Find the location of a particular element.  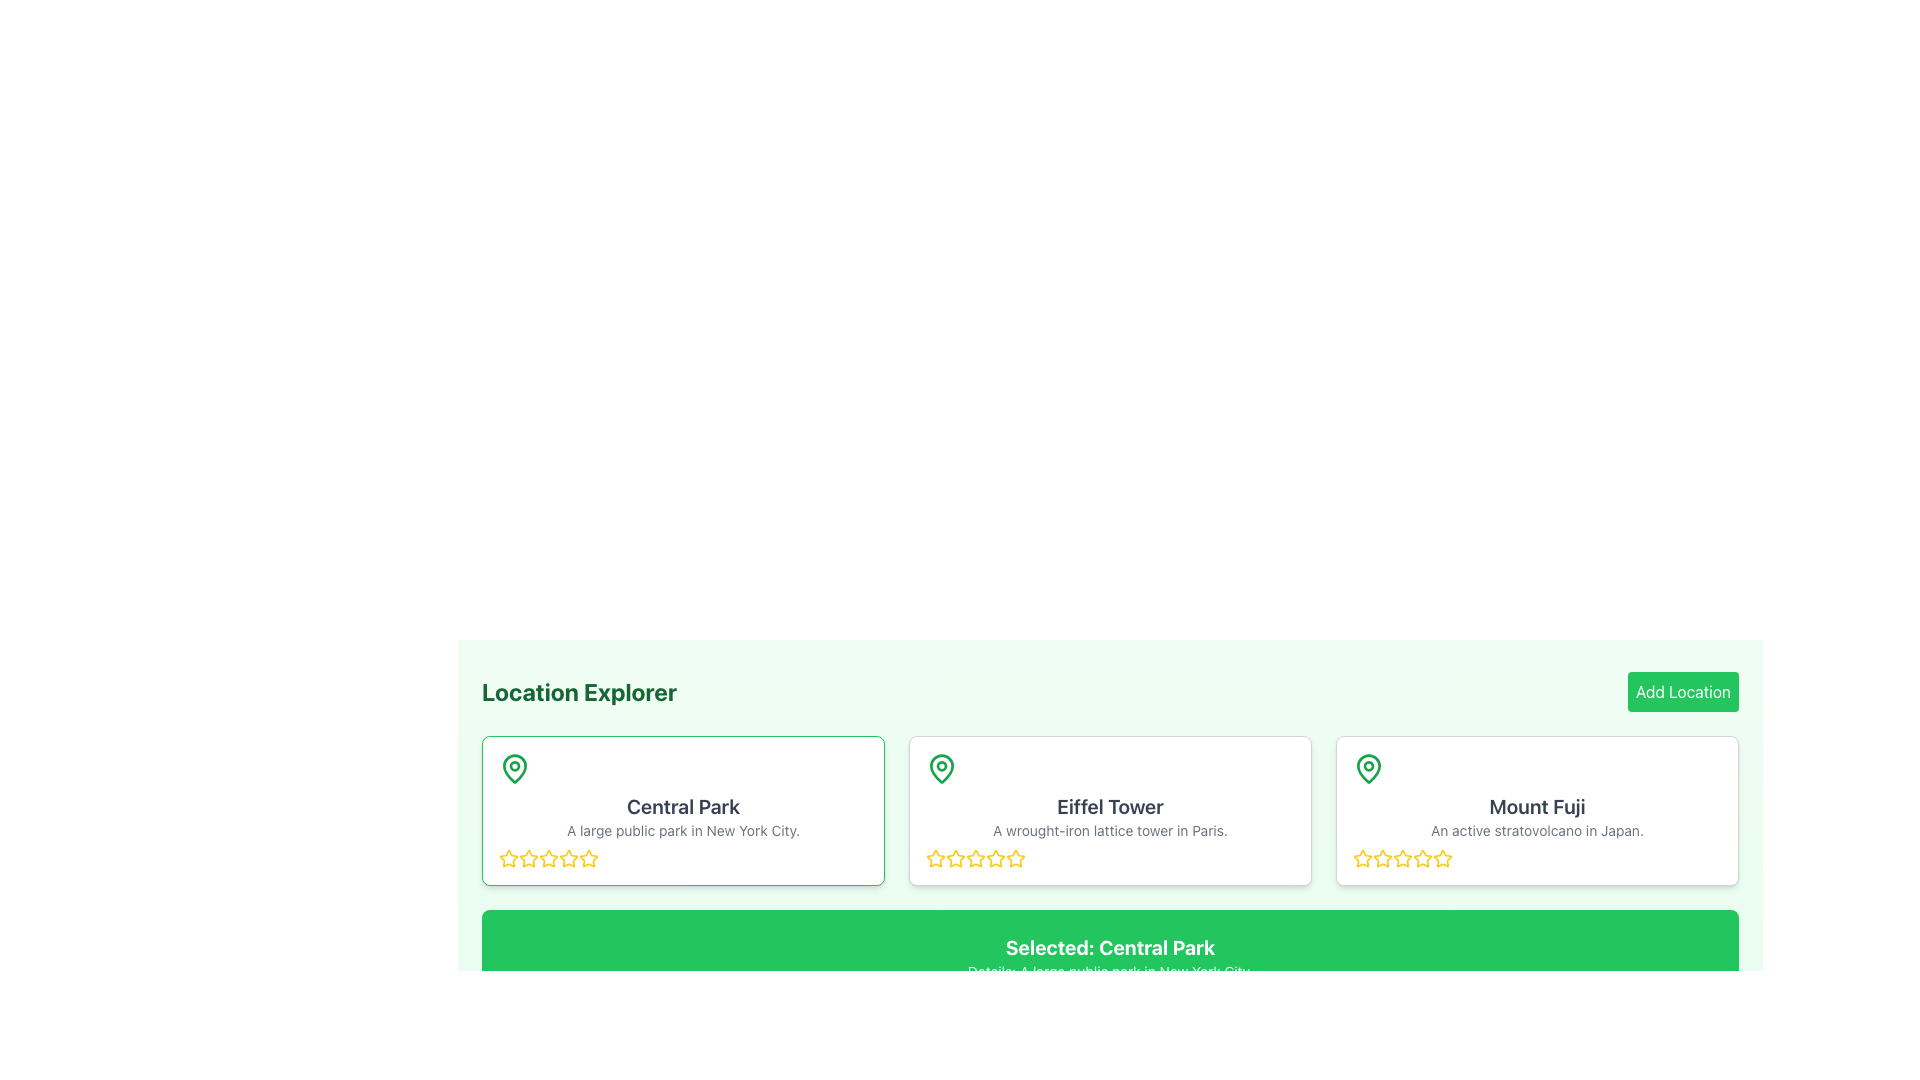

the yellow star icon representing the first rating in the 'Location Explorer' section for 'Central Park' is located at coordinates (508, 857).